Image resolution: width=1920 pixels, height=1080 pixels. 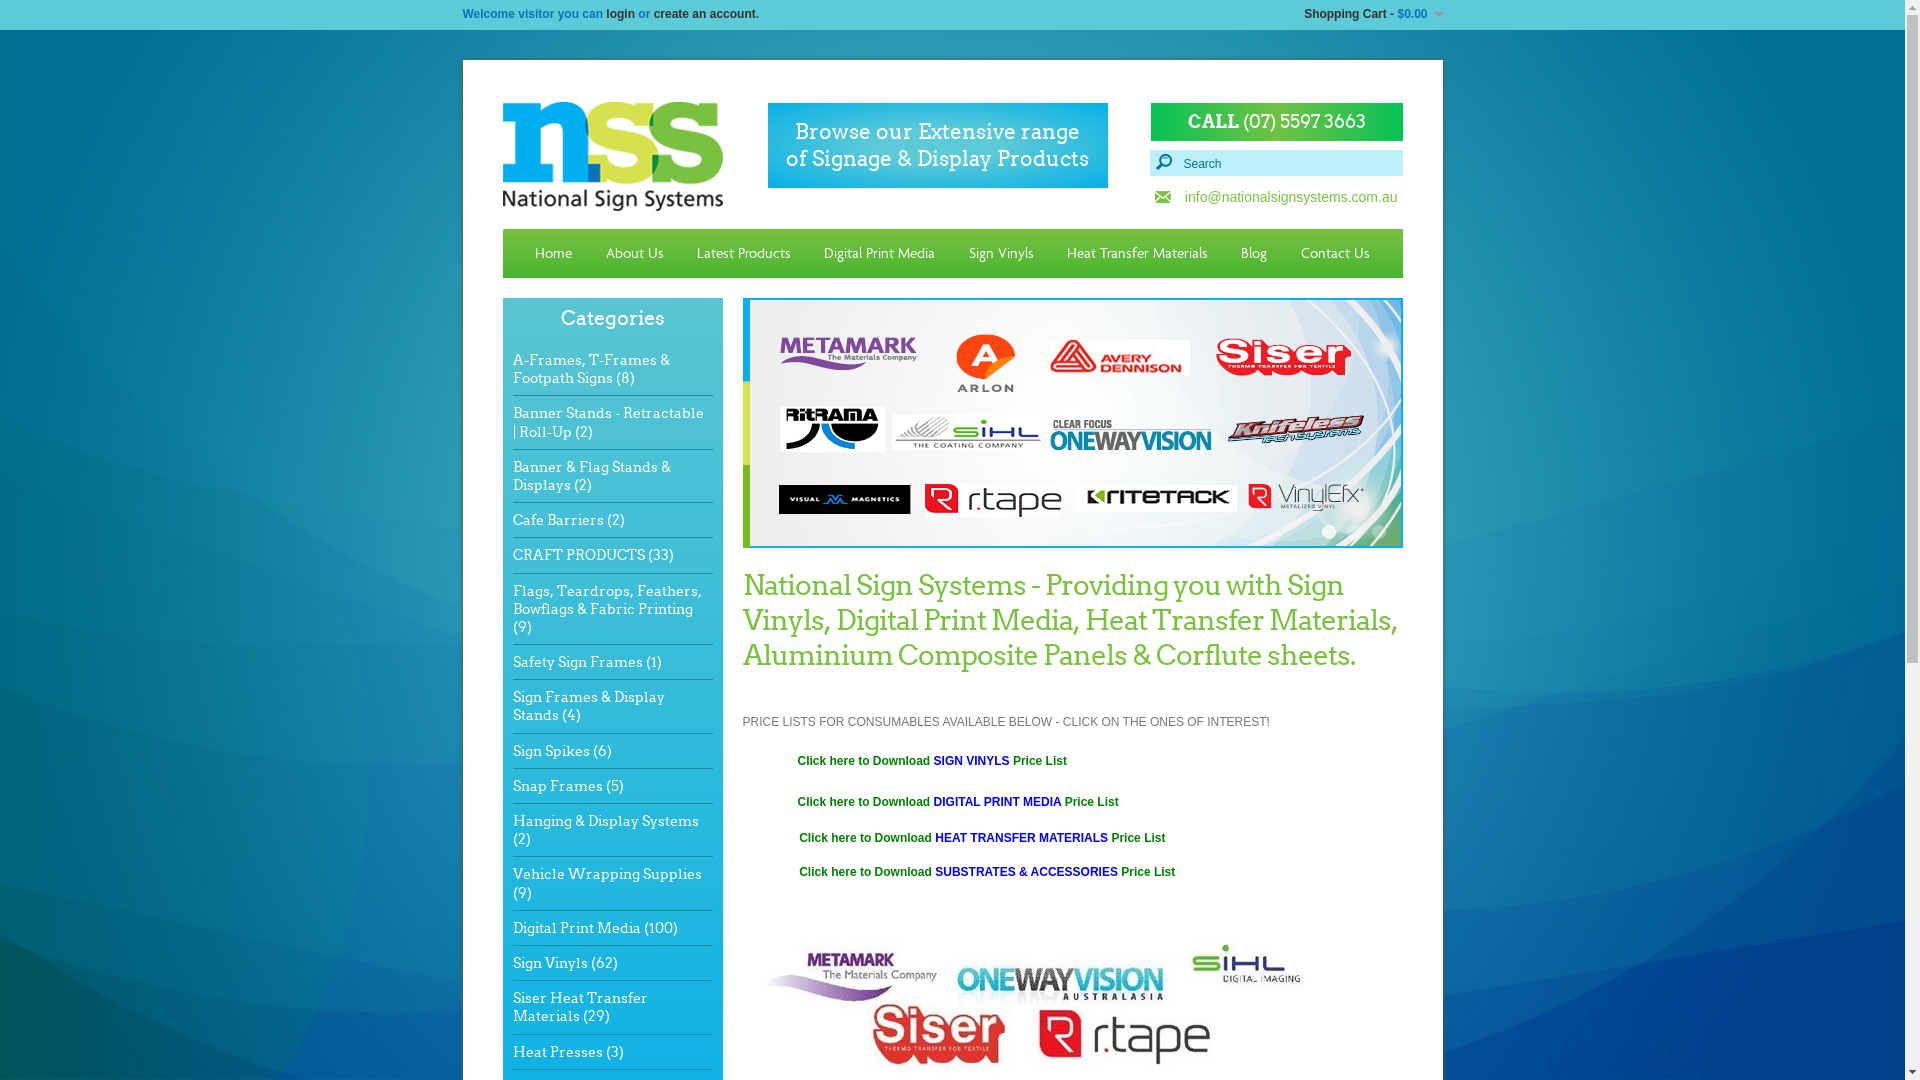 I want to click on 'Sign Spikes (6)', so click(x=560, y=751).